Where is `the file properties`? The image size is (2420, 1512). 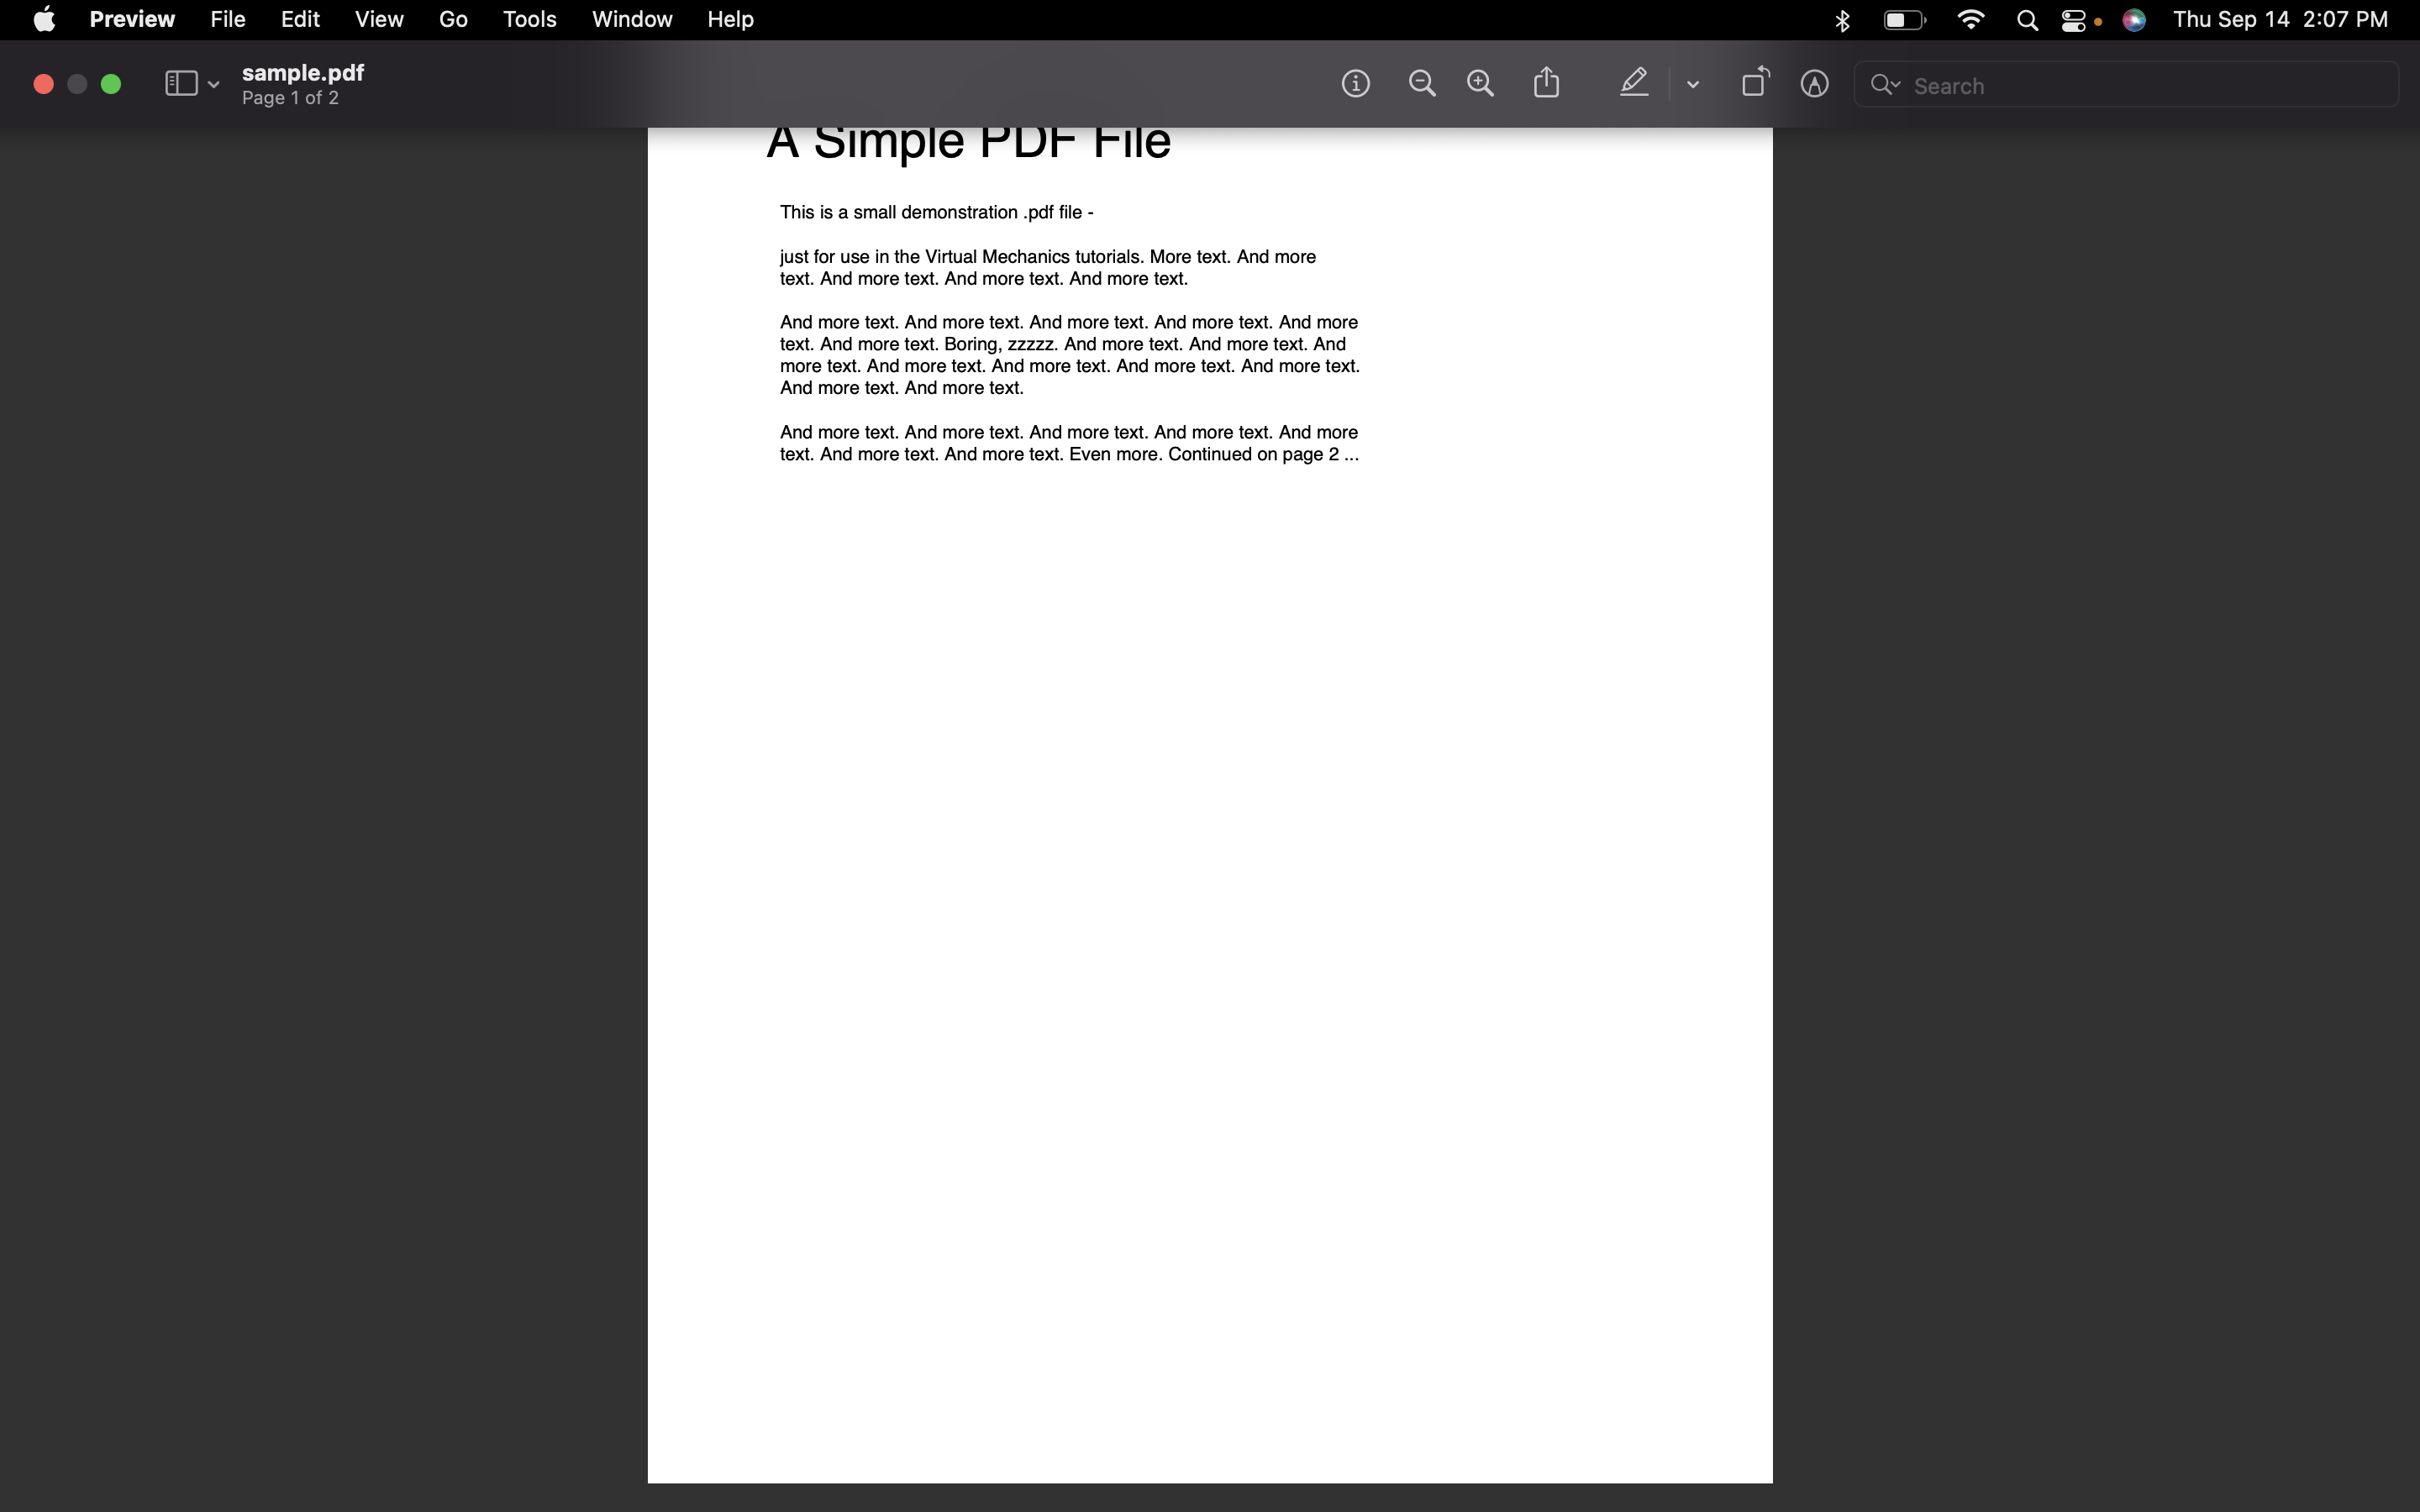
the file properties is located at coordinates (230, 18).